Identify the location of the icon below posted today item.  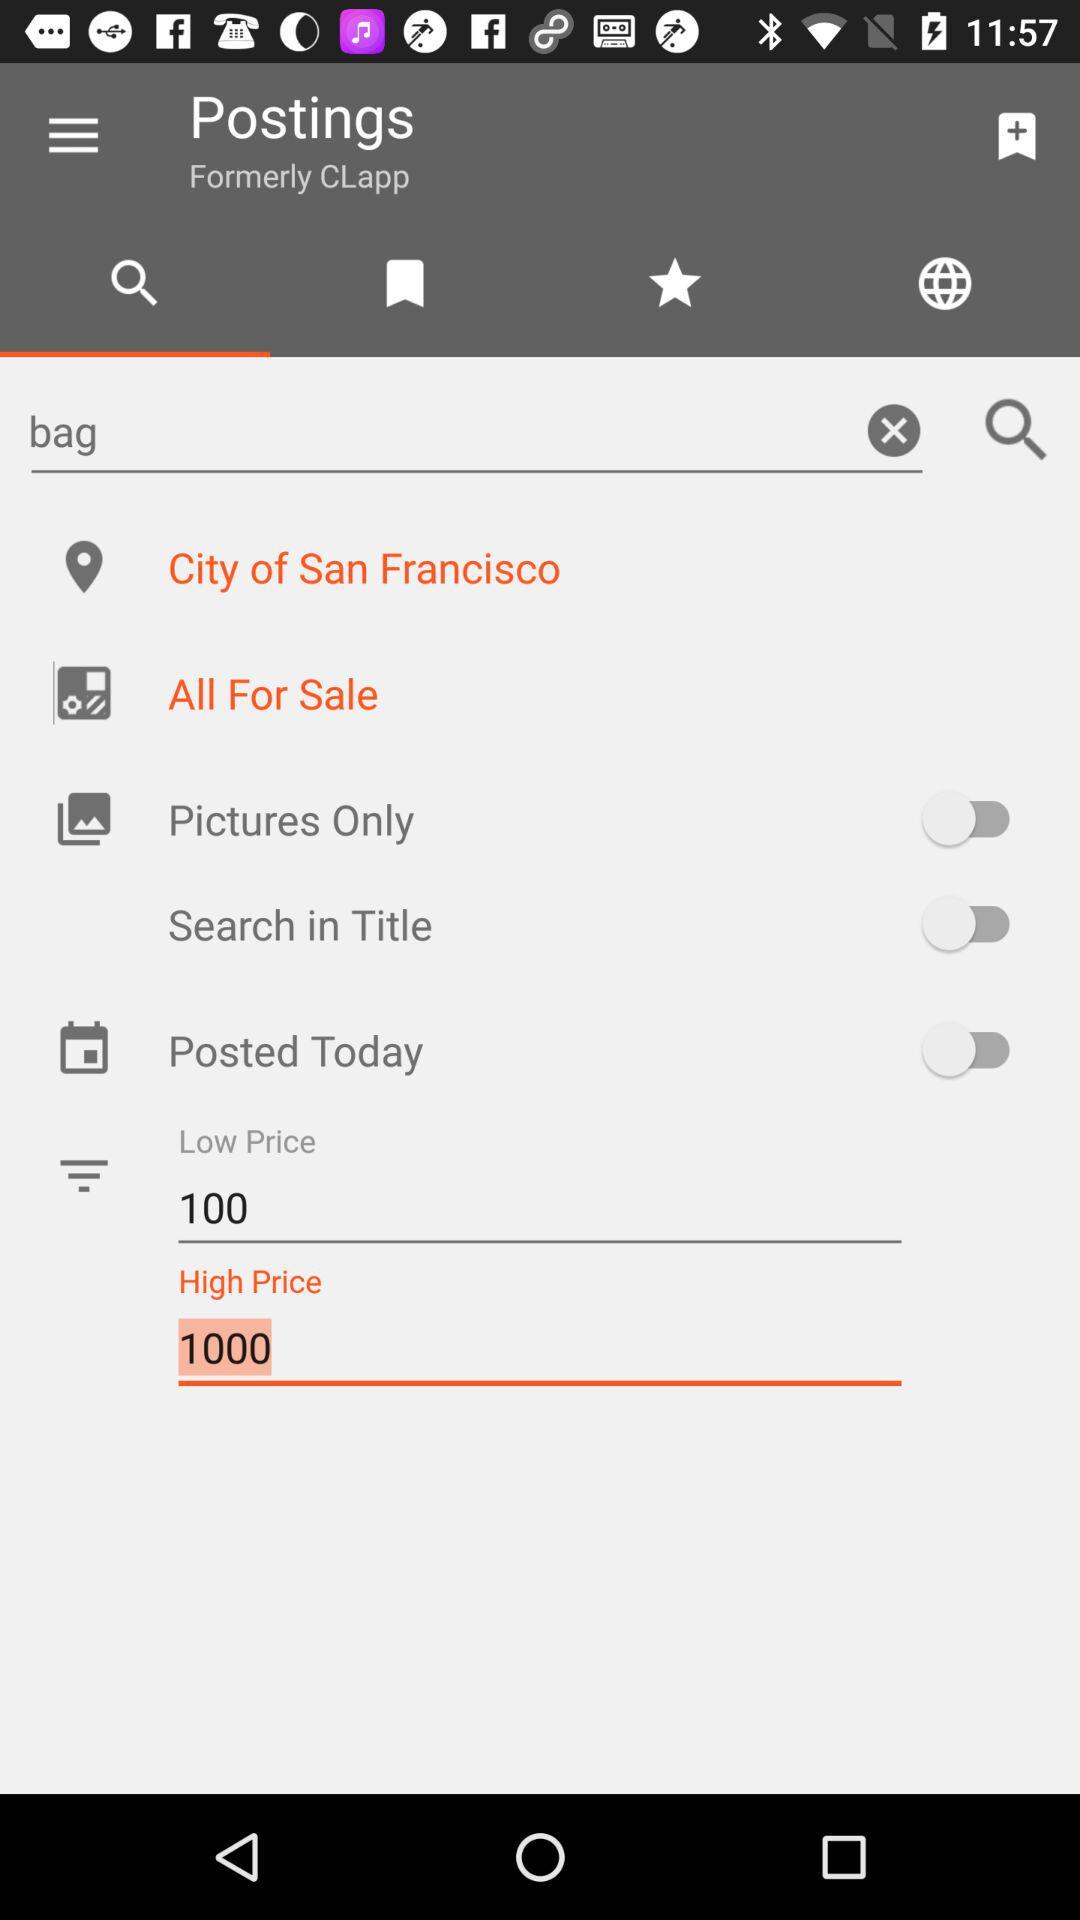
(540, 1206).